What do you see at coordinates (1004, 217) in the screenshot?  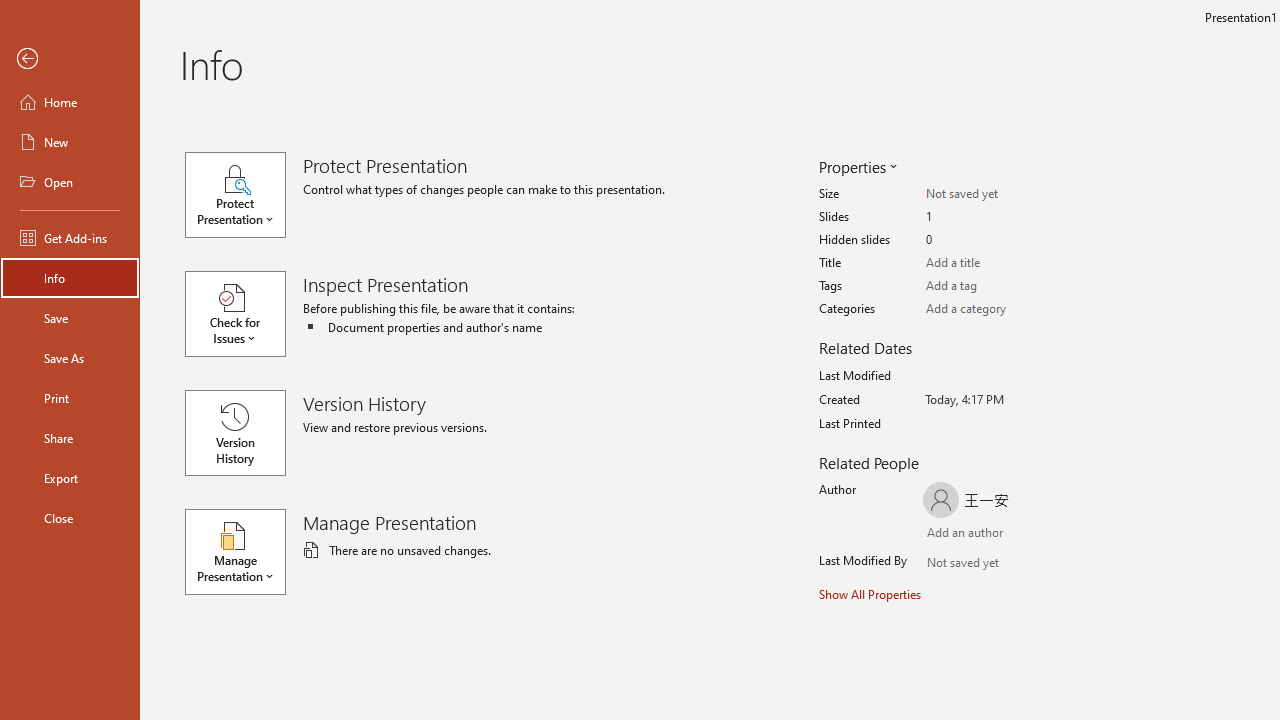 I see `'Slides'` at bounding box center [1004, 217].